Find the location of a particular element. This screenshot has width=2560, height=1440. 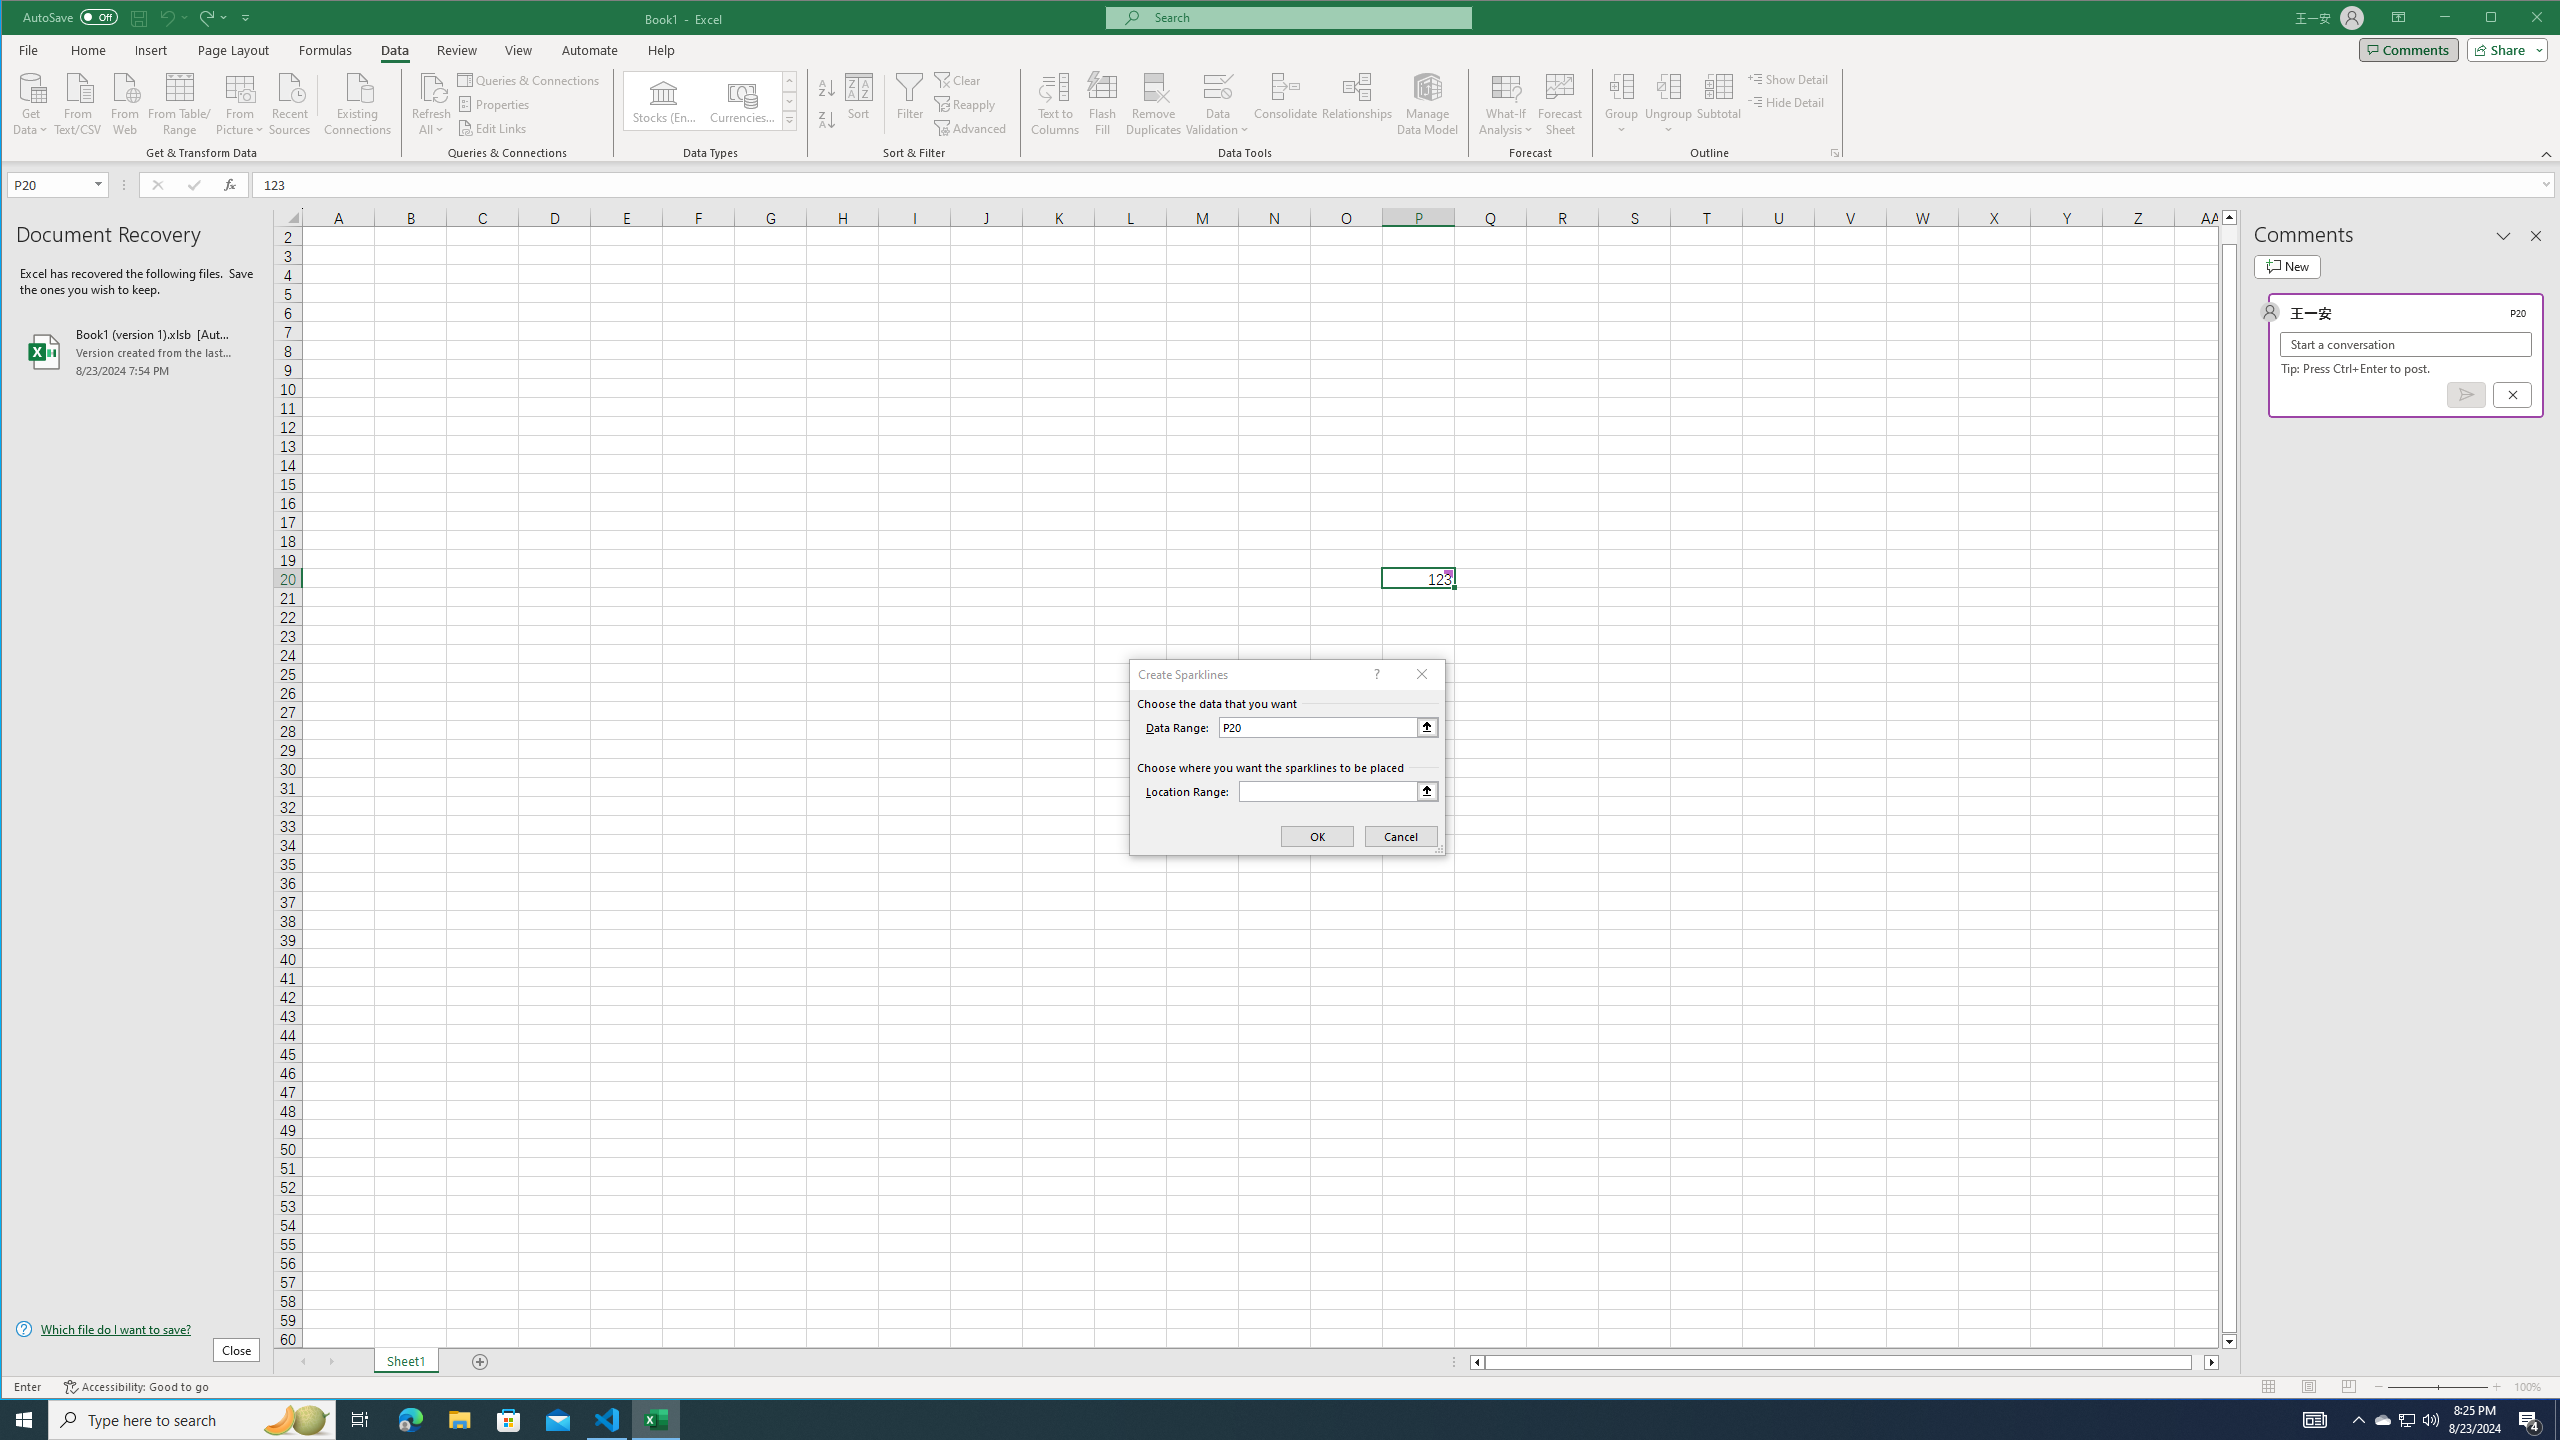

'Sort Smallest to Largest' is located at coordinates (826, 87).